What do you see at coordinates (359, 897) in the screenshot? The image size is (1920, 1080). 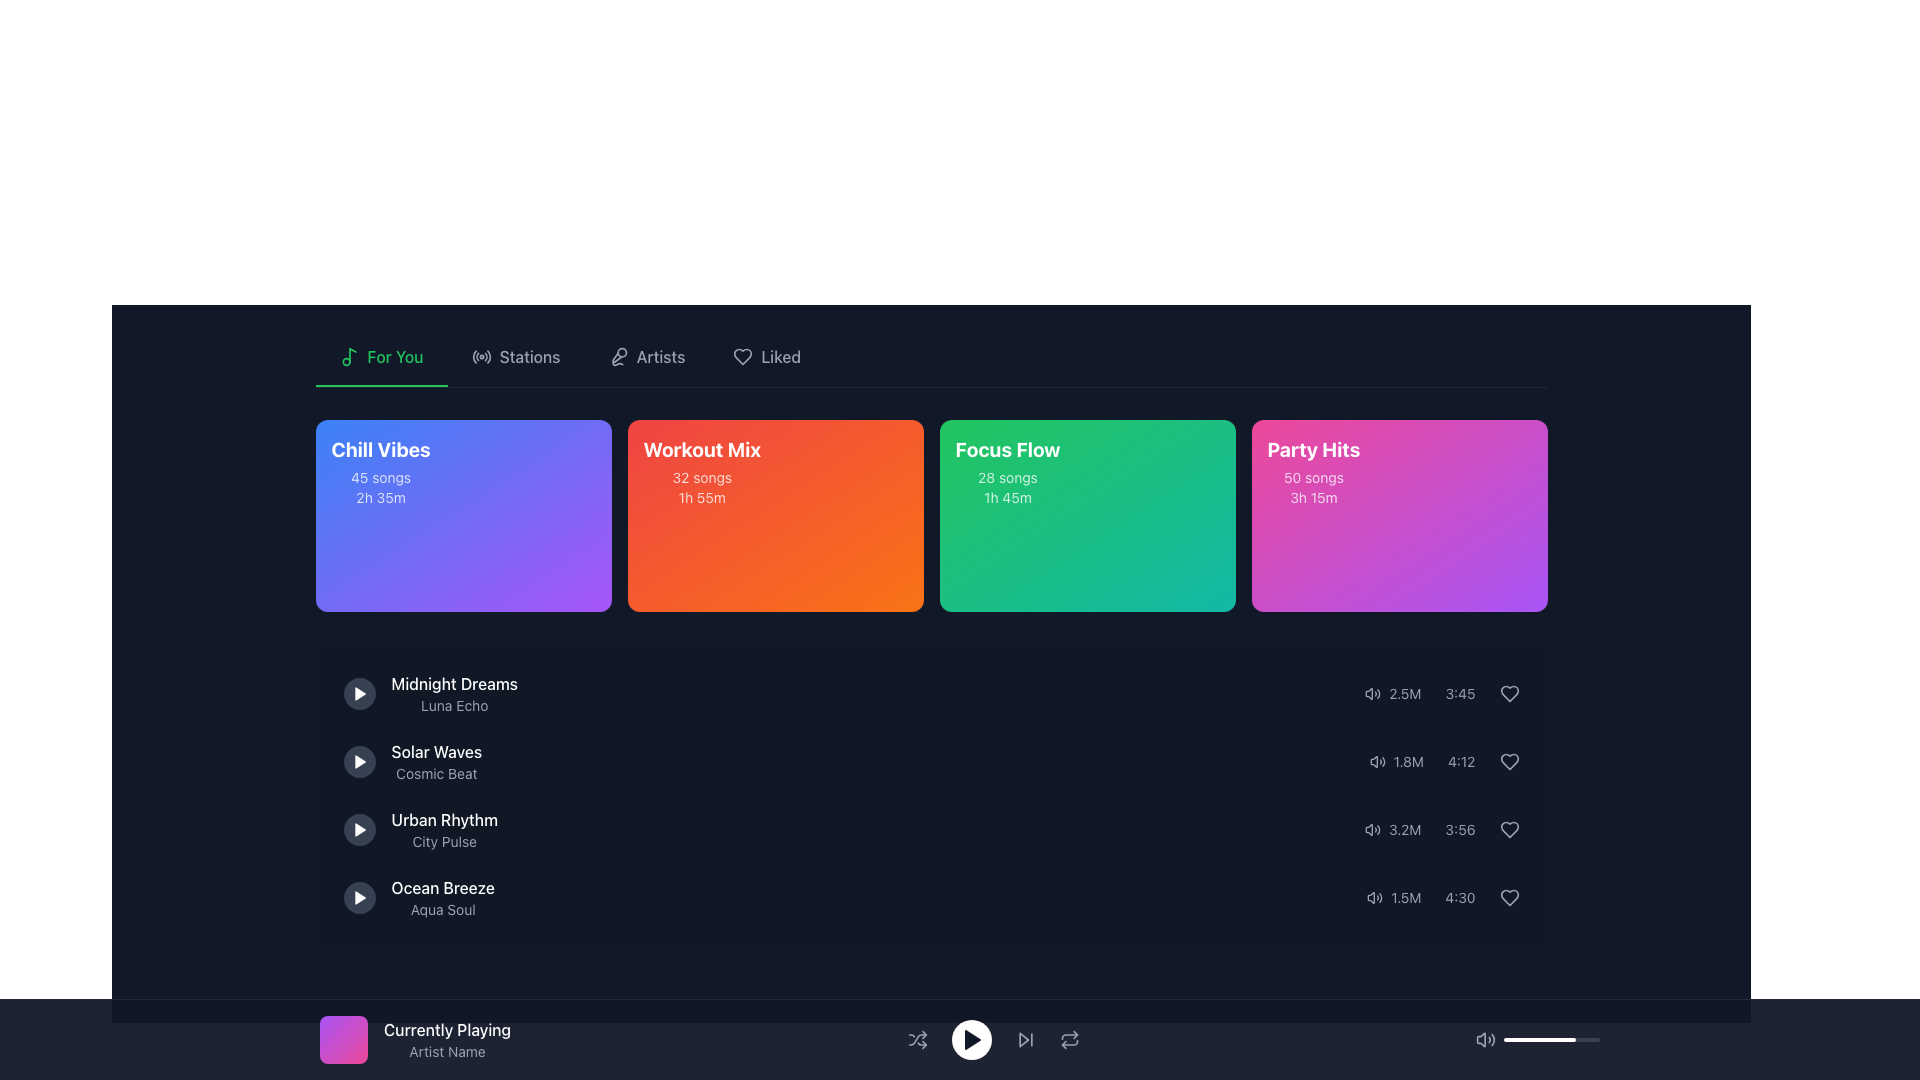 I see `the circular button with a dark gray background and a white play icon located in the fourth row of the list near the text 'Ocean Breeze' and 'Aqua Soul' to play the track` at bounding box center [359, 897].